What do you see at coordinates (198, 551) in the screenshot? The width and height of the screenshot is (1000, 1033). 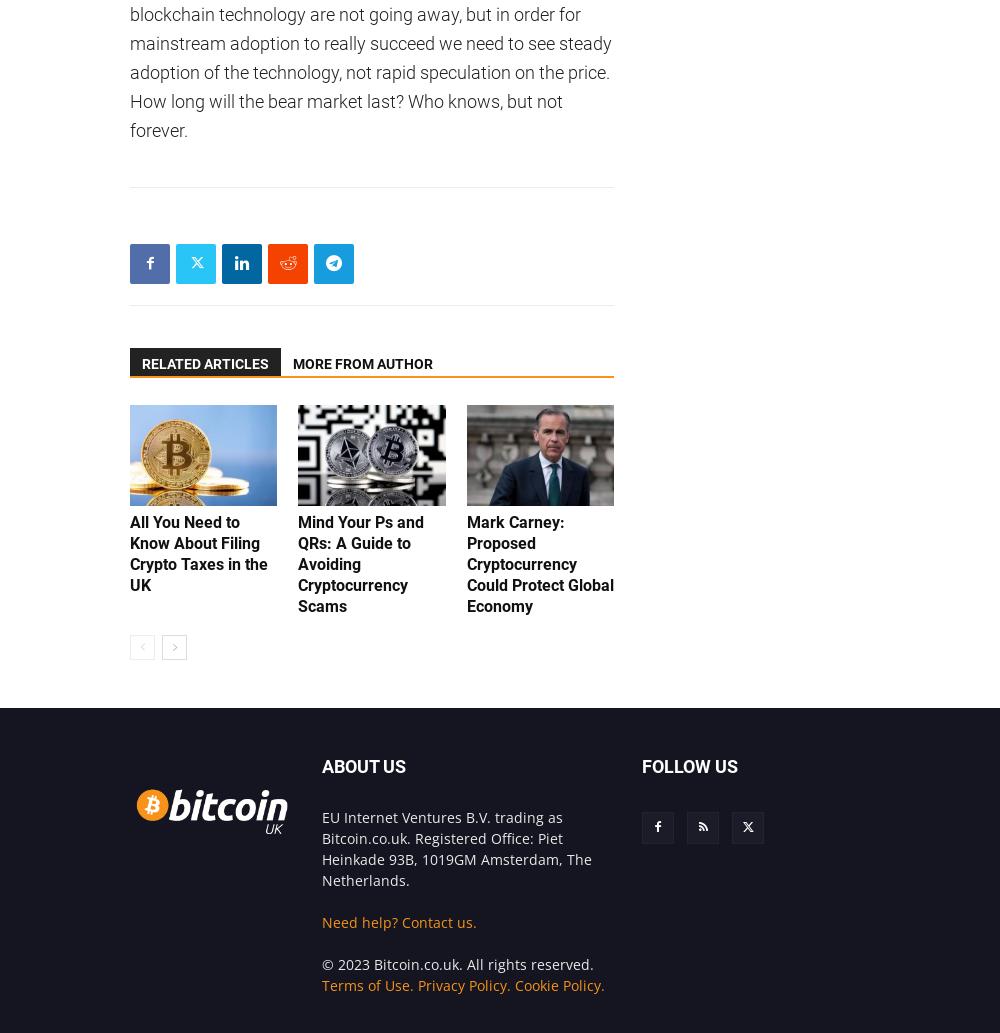 I see `'All You Need to Know About Filing Crypto Taxes in the UK'` at bounding box center [198, 551].